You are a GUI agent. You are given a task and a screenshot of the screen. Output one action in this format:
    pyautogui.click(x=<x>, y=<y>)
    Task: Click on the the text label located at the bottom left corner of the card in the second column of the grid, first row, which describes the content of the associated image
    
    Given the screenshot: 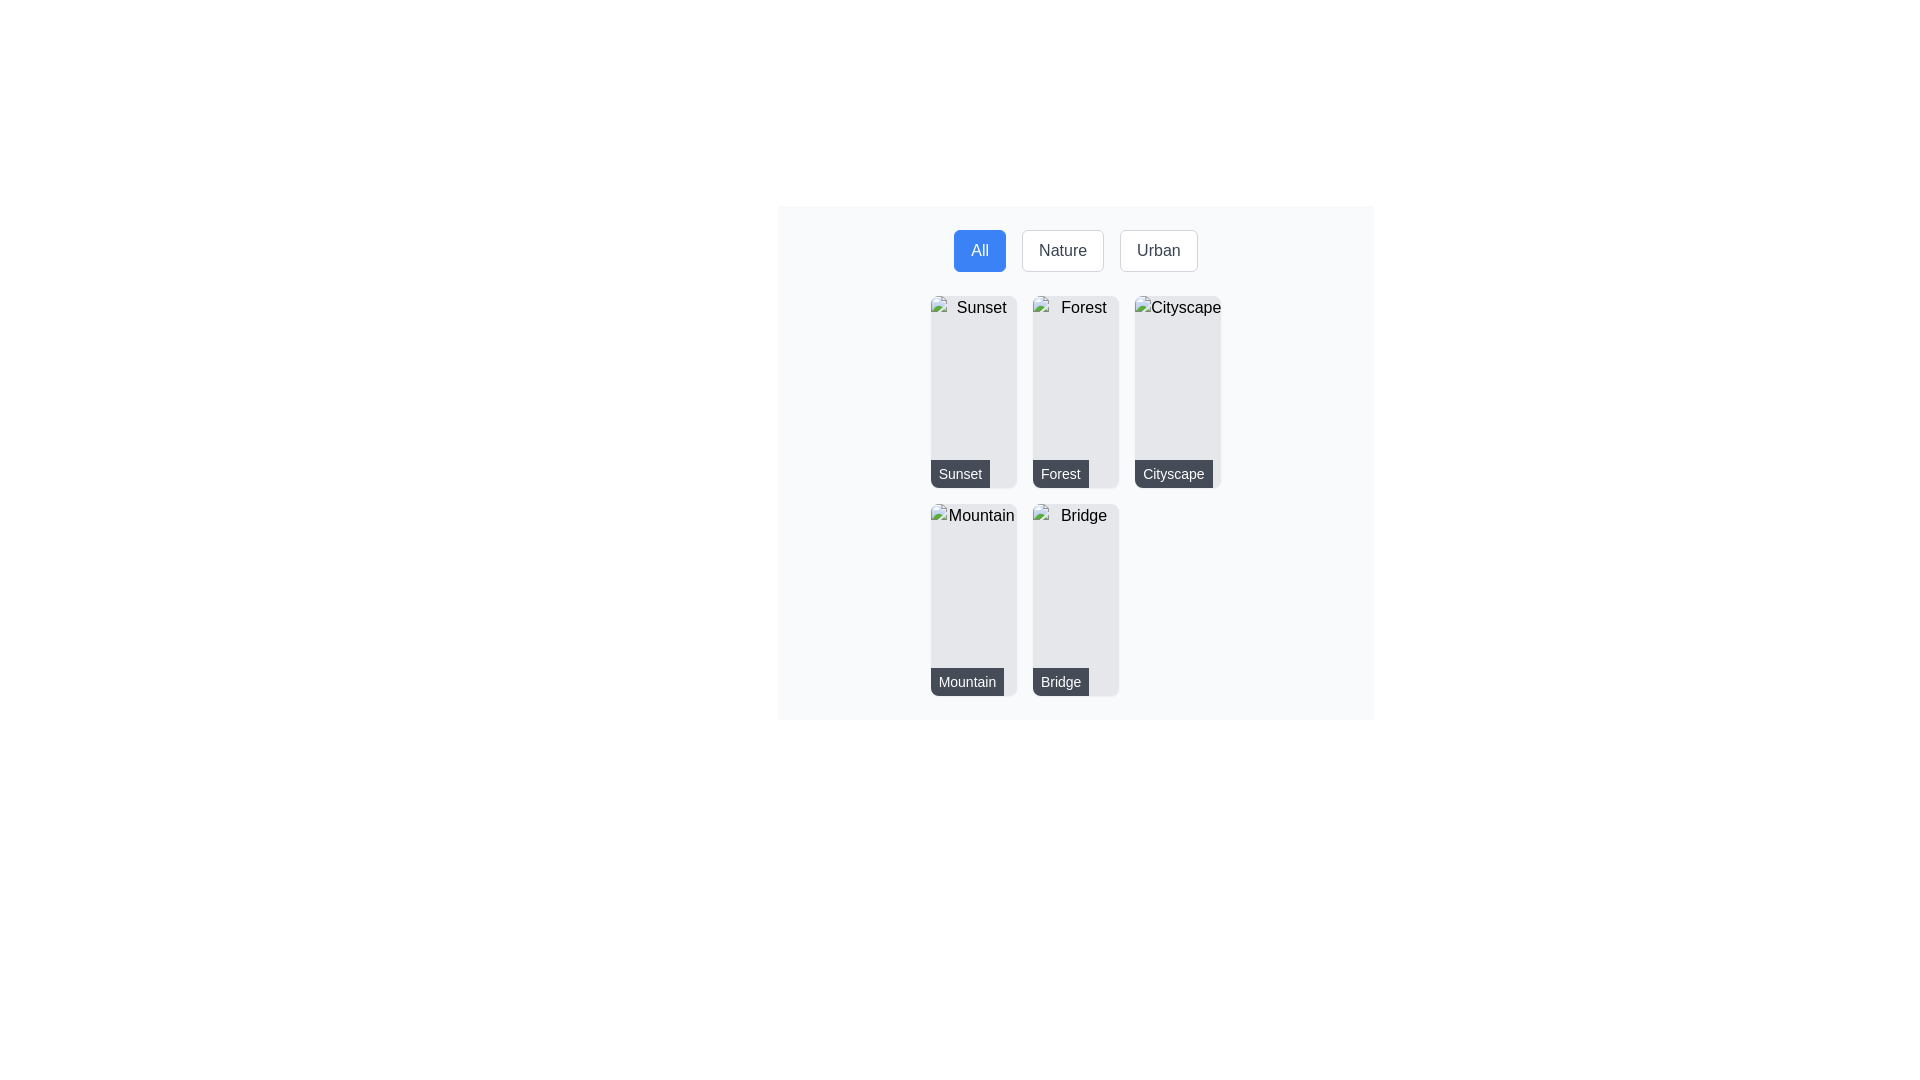 What is the action you would take?
    pyautogui.click(x=1059, y=474)
    